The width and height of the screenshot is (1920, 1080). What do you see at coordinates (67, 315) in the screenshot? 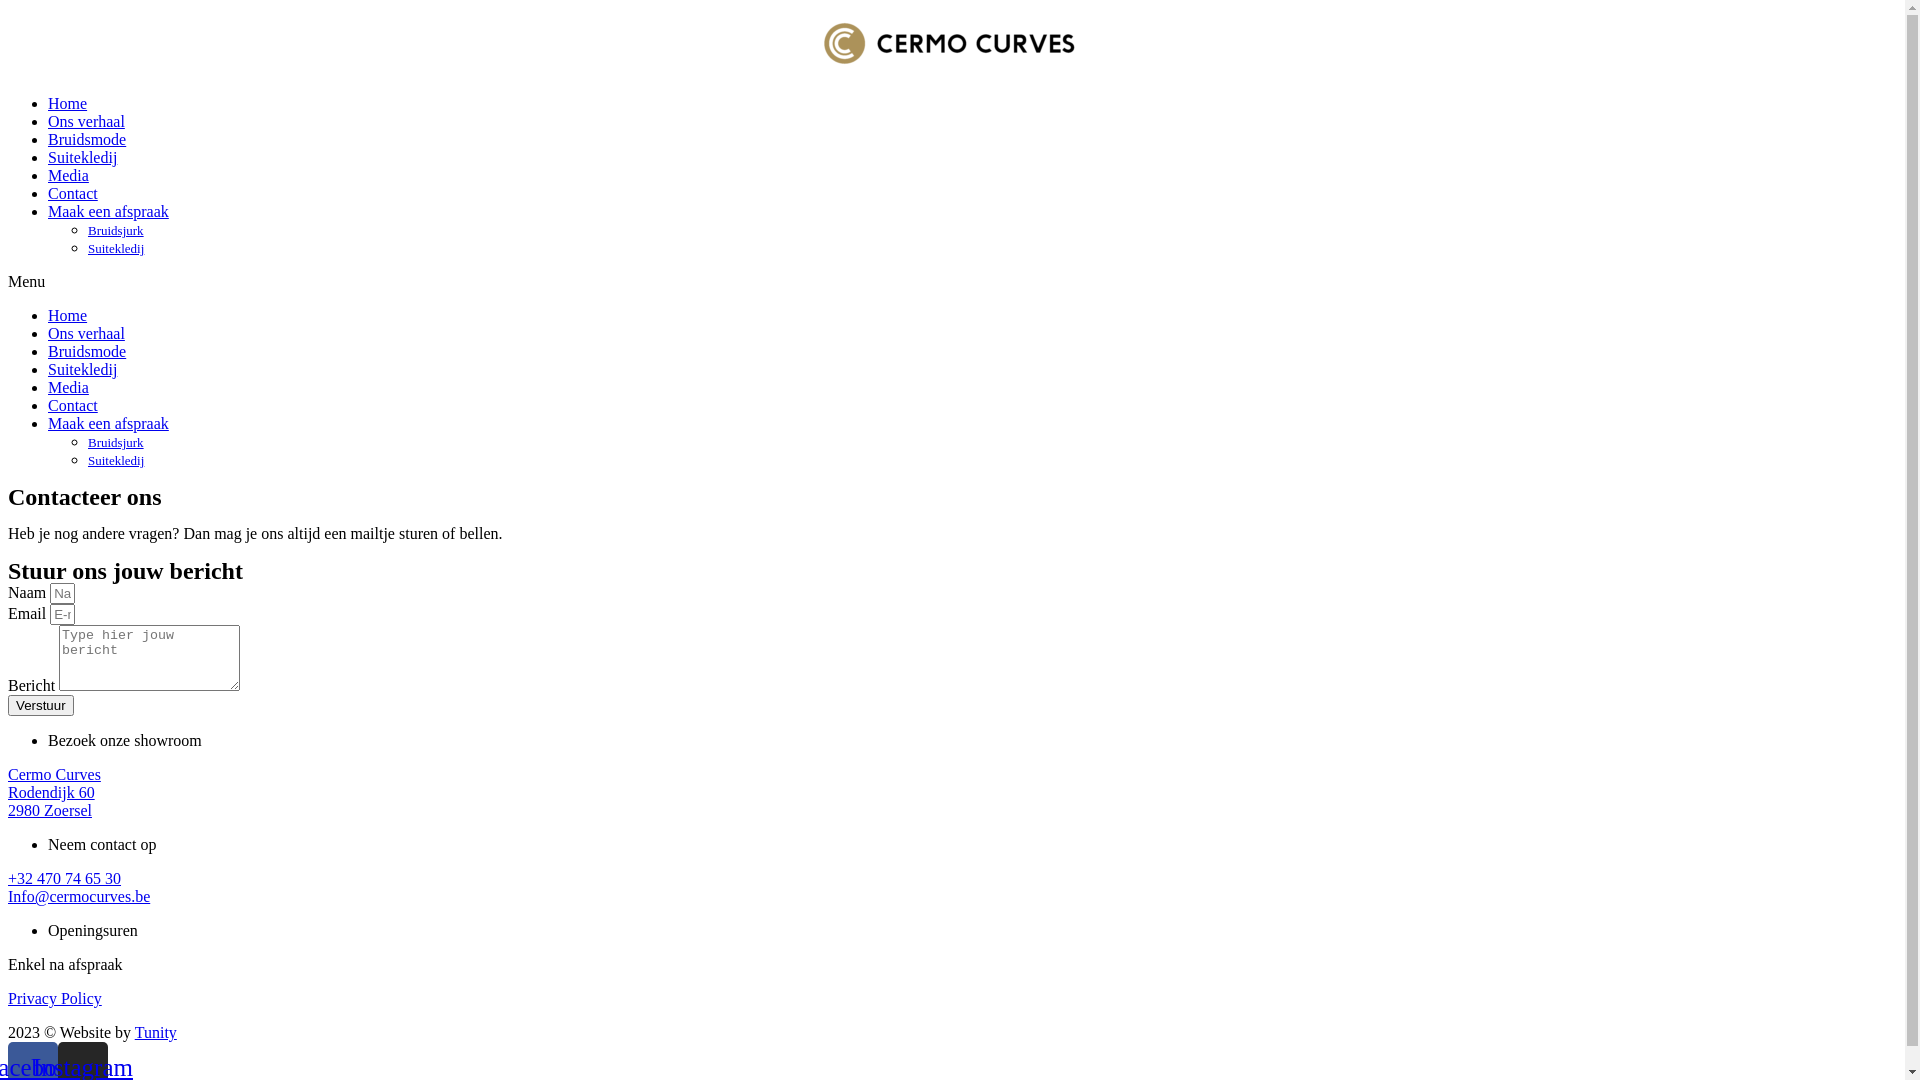
I see `'Home'` at bounding box center [67, 315].